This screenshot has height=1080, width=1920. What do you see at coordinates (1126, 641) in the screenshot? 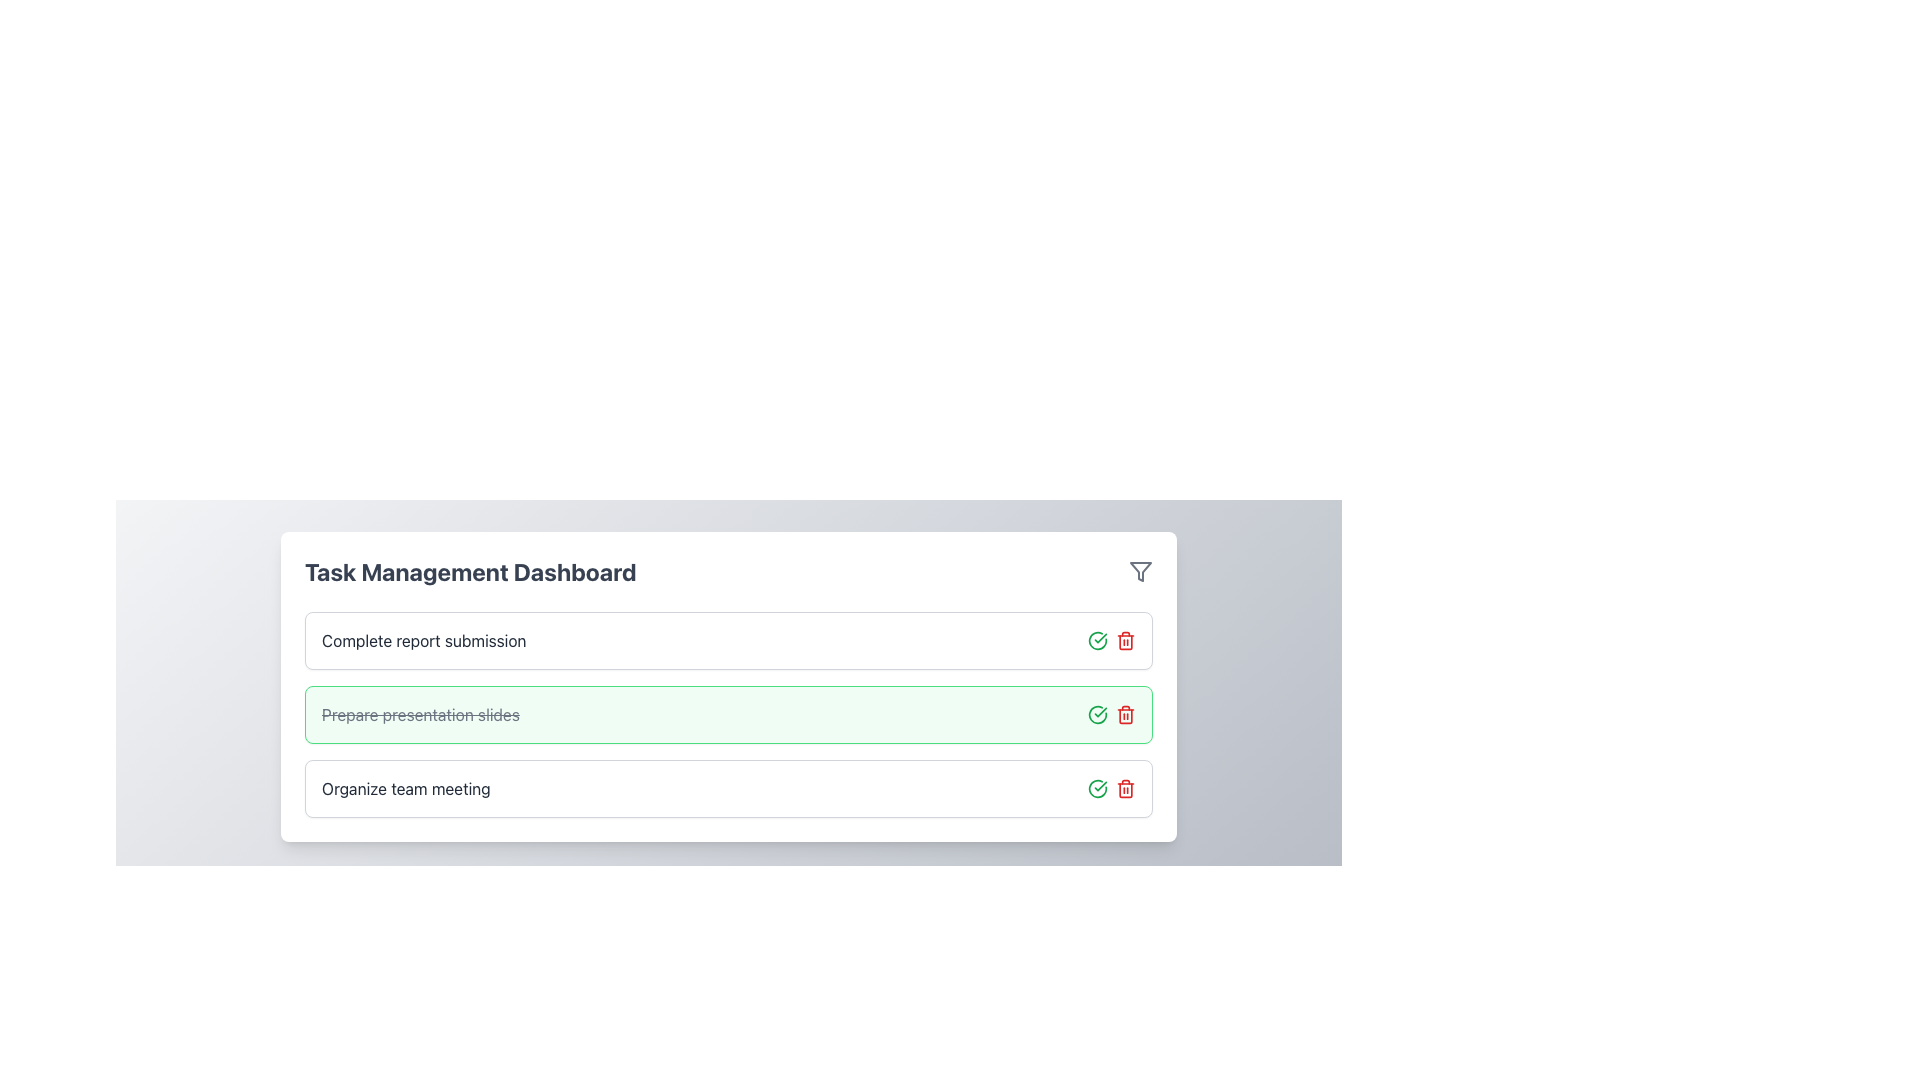
I see `the Trash Bin icon located to the far right of the task item titled 'Prepare presentation slides'` at bounding box center [1126, 641].